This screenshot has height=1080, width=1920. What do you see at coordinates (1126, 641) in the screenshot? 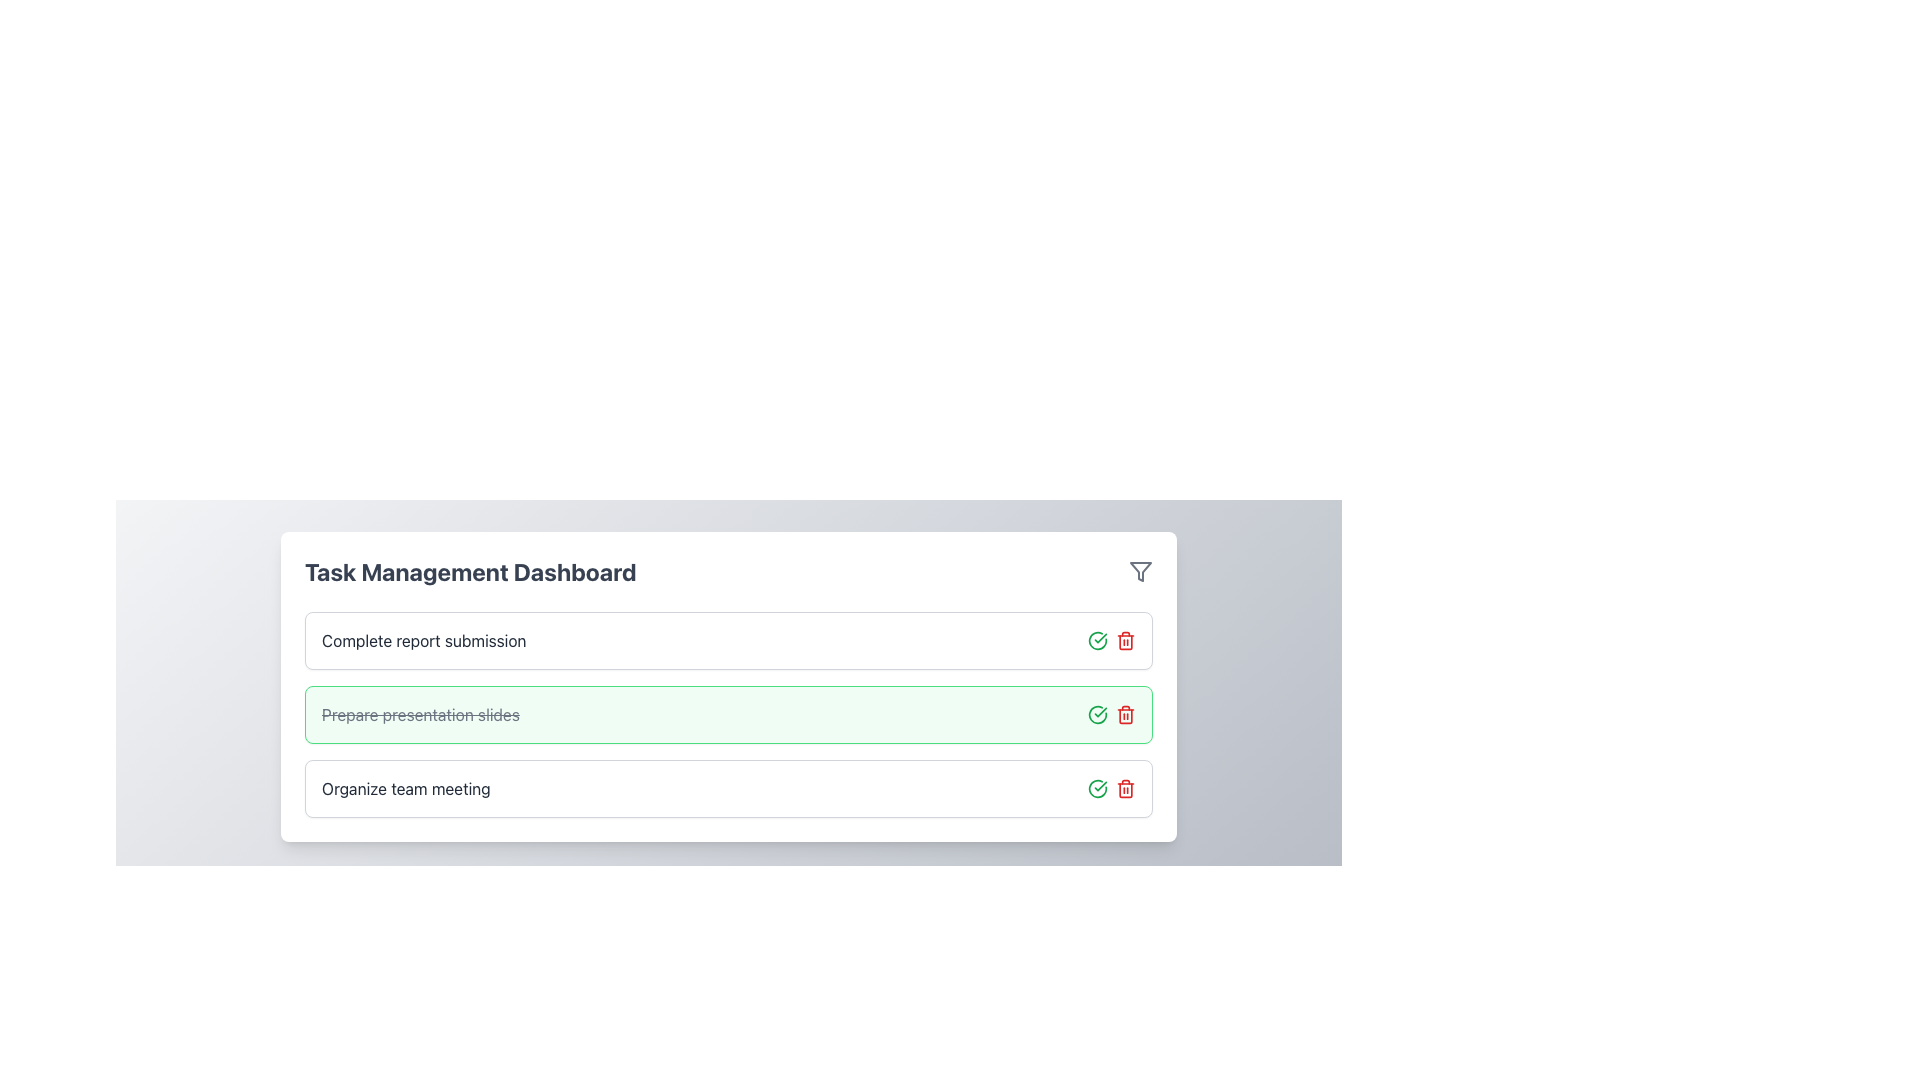
I see `the Trash Bin icon located to the far right of the task item titled 'Prepare presentation slides'` at bounding box center [1126, 641].